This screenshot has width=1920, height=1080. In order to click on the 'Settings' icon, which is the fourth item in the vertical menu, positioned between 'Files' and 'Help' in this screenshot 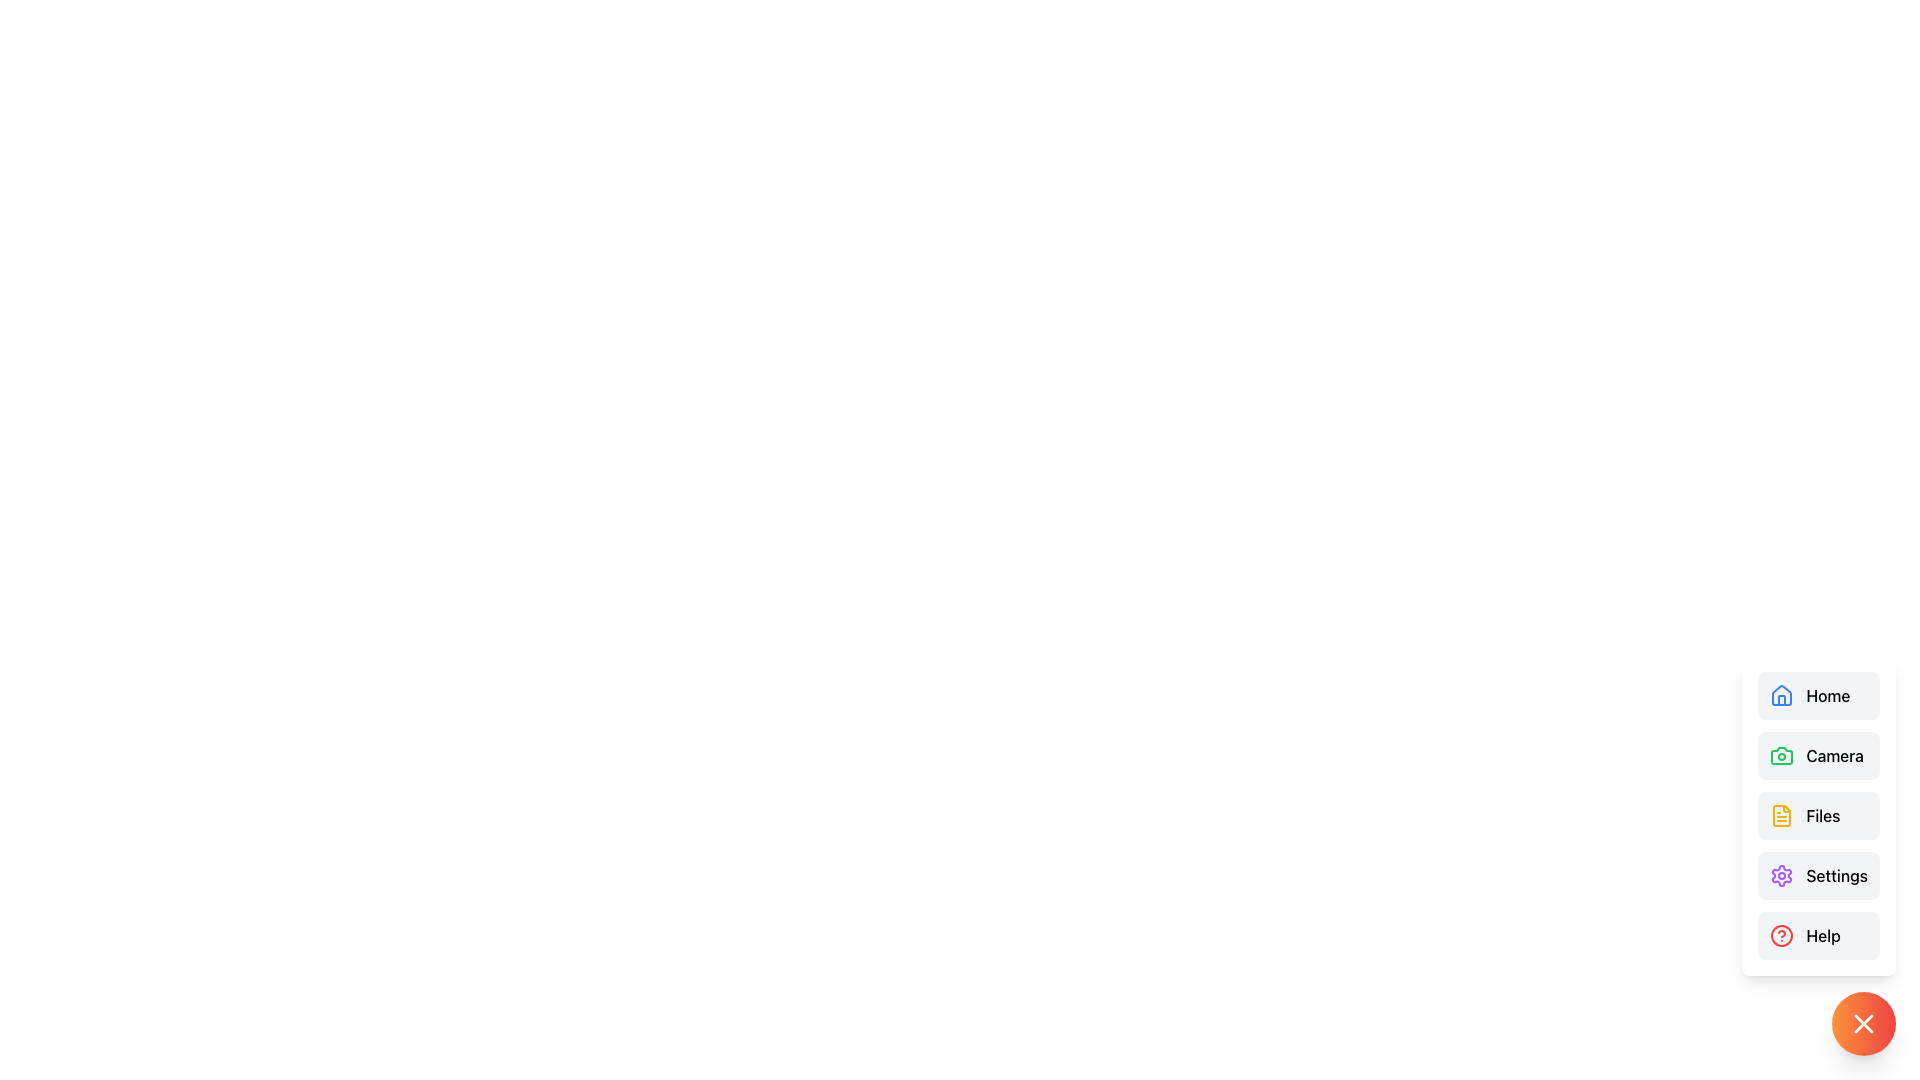, I will do `click(1782, 874)`.